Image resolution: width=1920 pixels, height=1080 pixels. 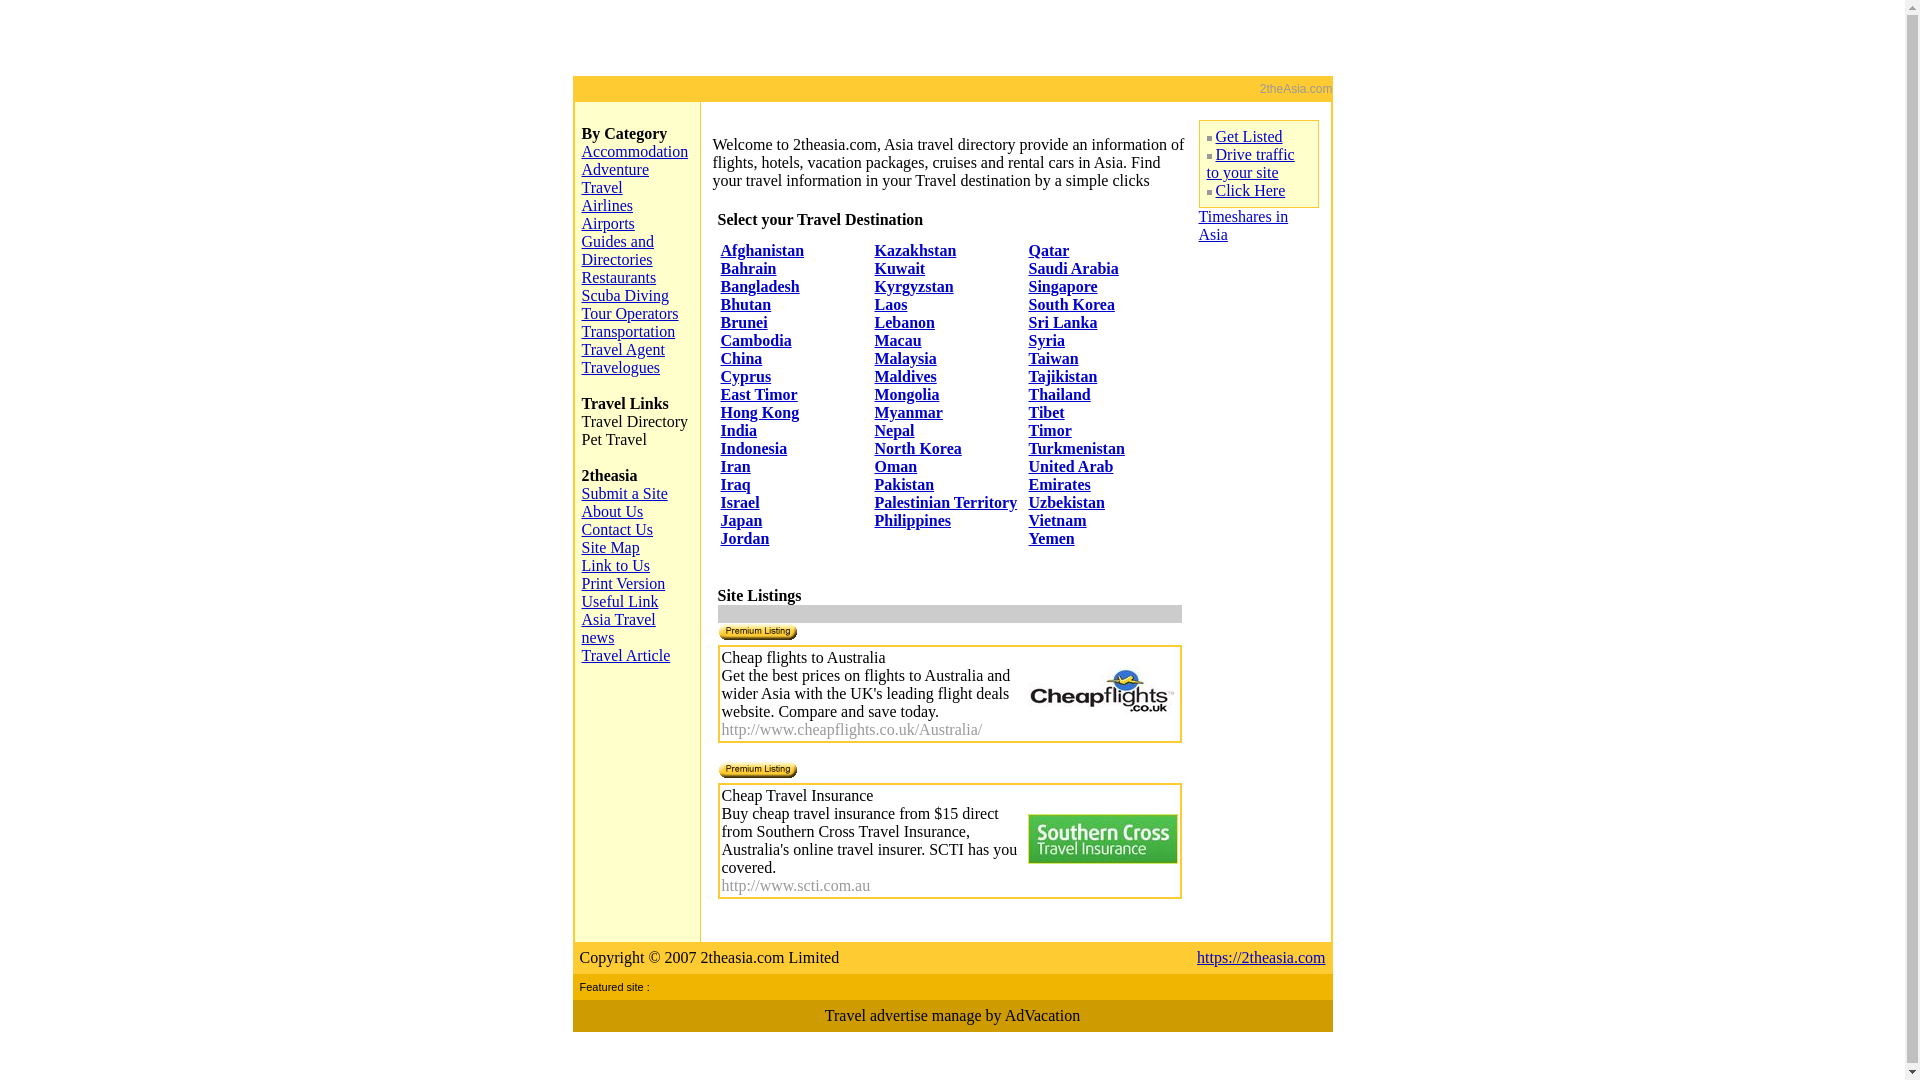 I want to click on 'Saudi Arabia', so click(x=1072, y=267).